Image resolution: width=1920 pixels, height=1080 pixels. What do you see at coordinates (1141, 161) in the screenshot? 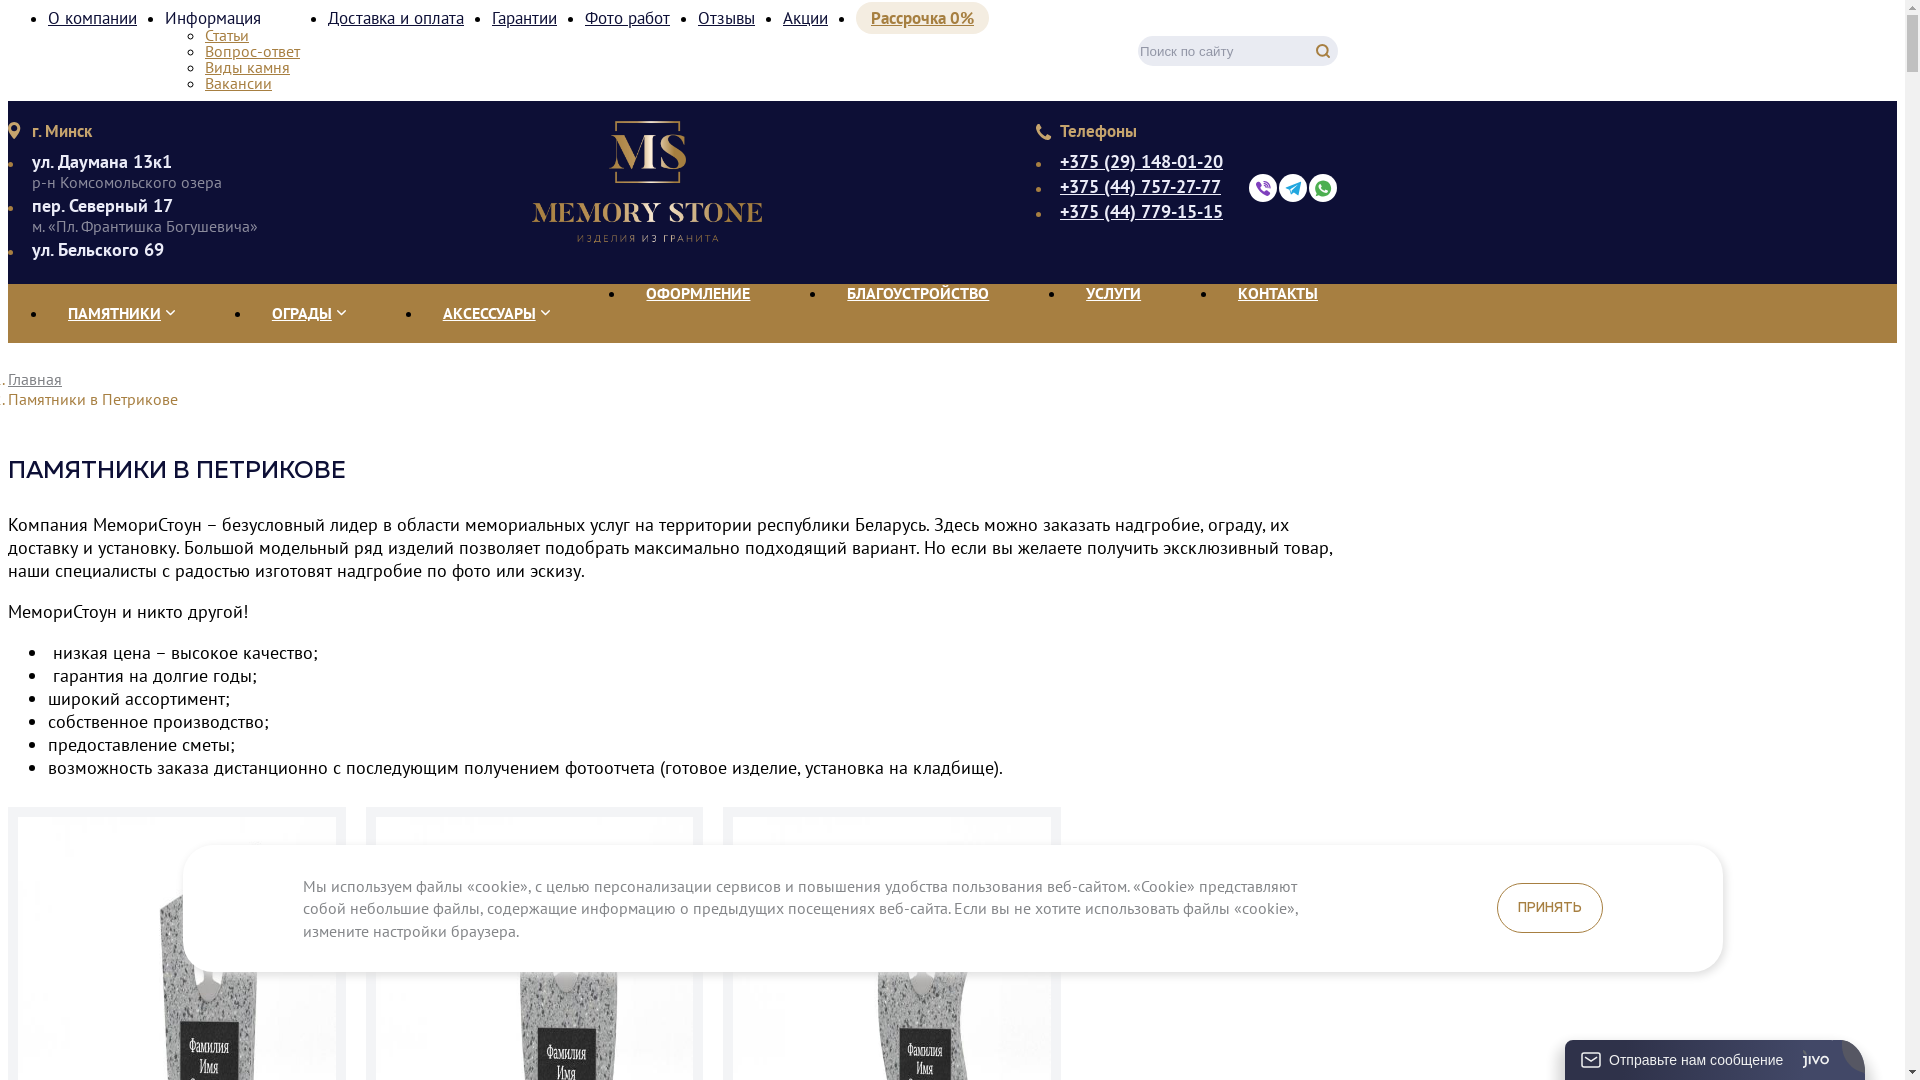
I see `'+375 (29) 148-01-20'` at bounding box center [1141, 161].